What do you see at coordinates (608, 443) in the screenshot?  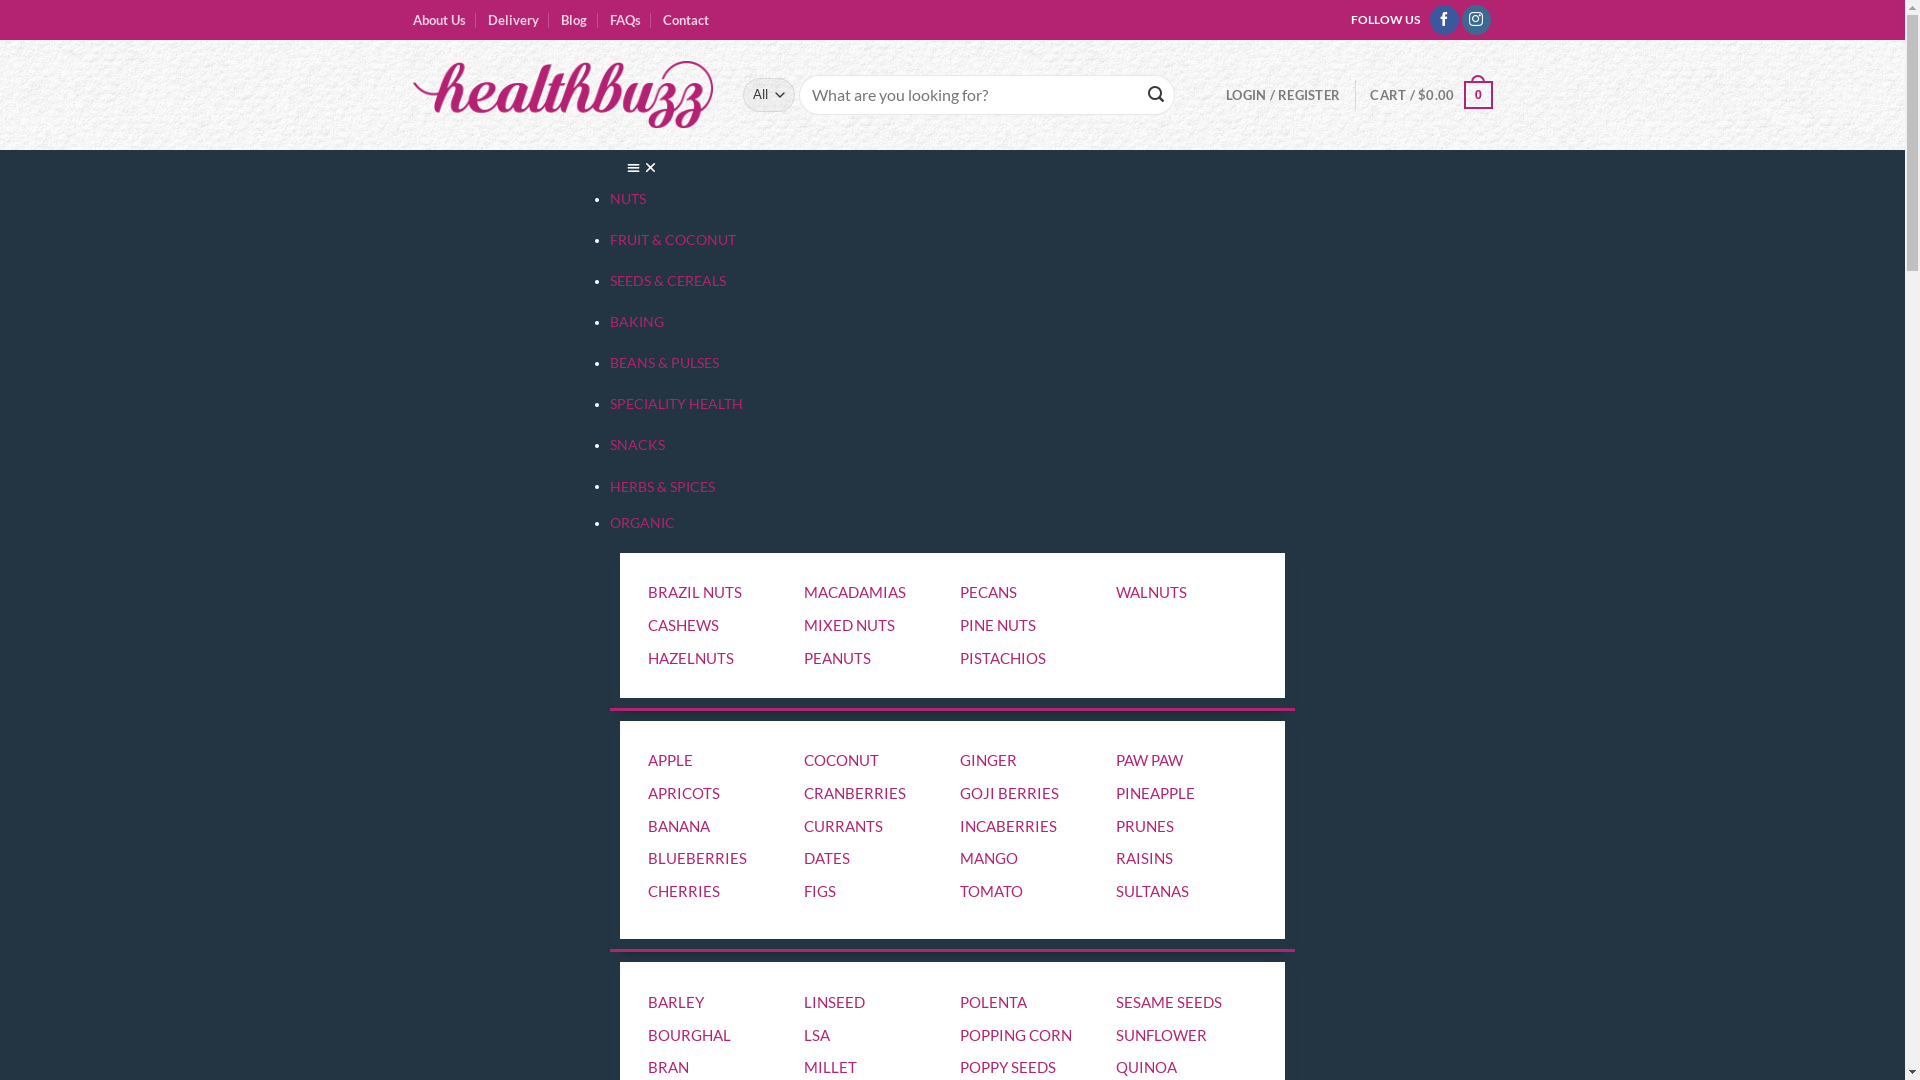 I see `'SNACKS'` at bounding box center [608, 443].